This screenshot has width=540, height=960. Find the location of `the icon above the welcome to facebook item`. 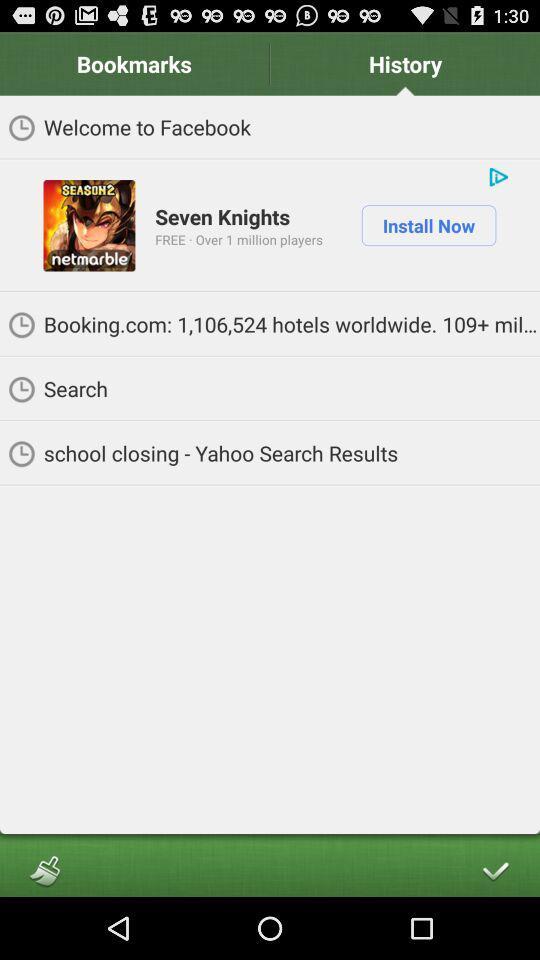

the icon above the welcome to facebook item is located at coordinates (405, 63).